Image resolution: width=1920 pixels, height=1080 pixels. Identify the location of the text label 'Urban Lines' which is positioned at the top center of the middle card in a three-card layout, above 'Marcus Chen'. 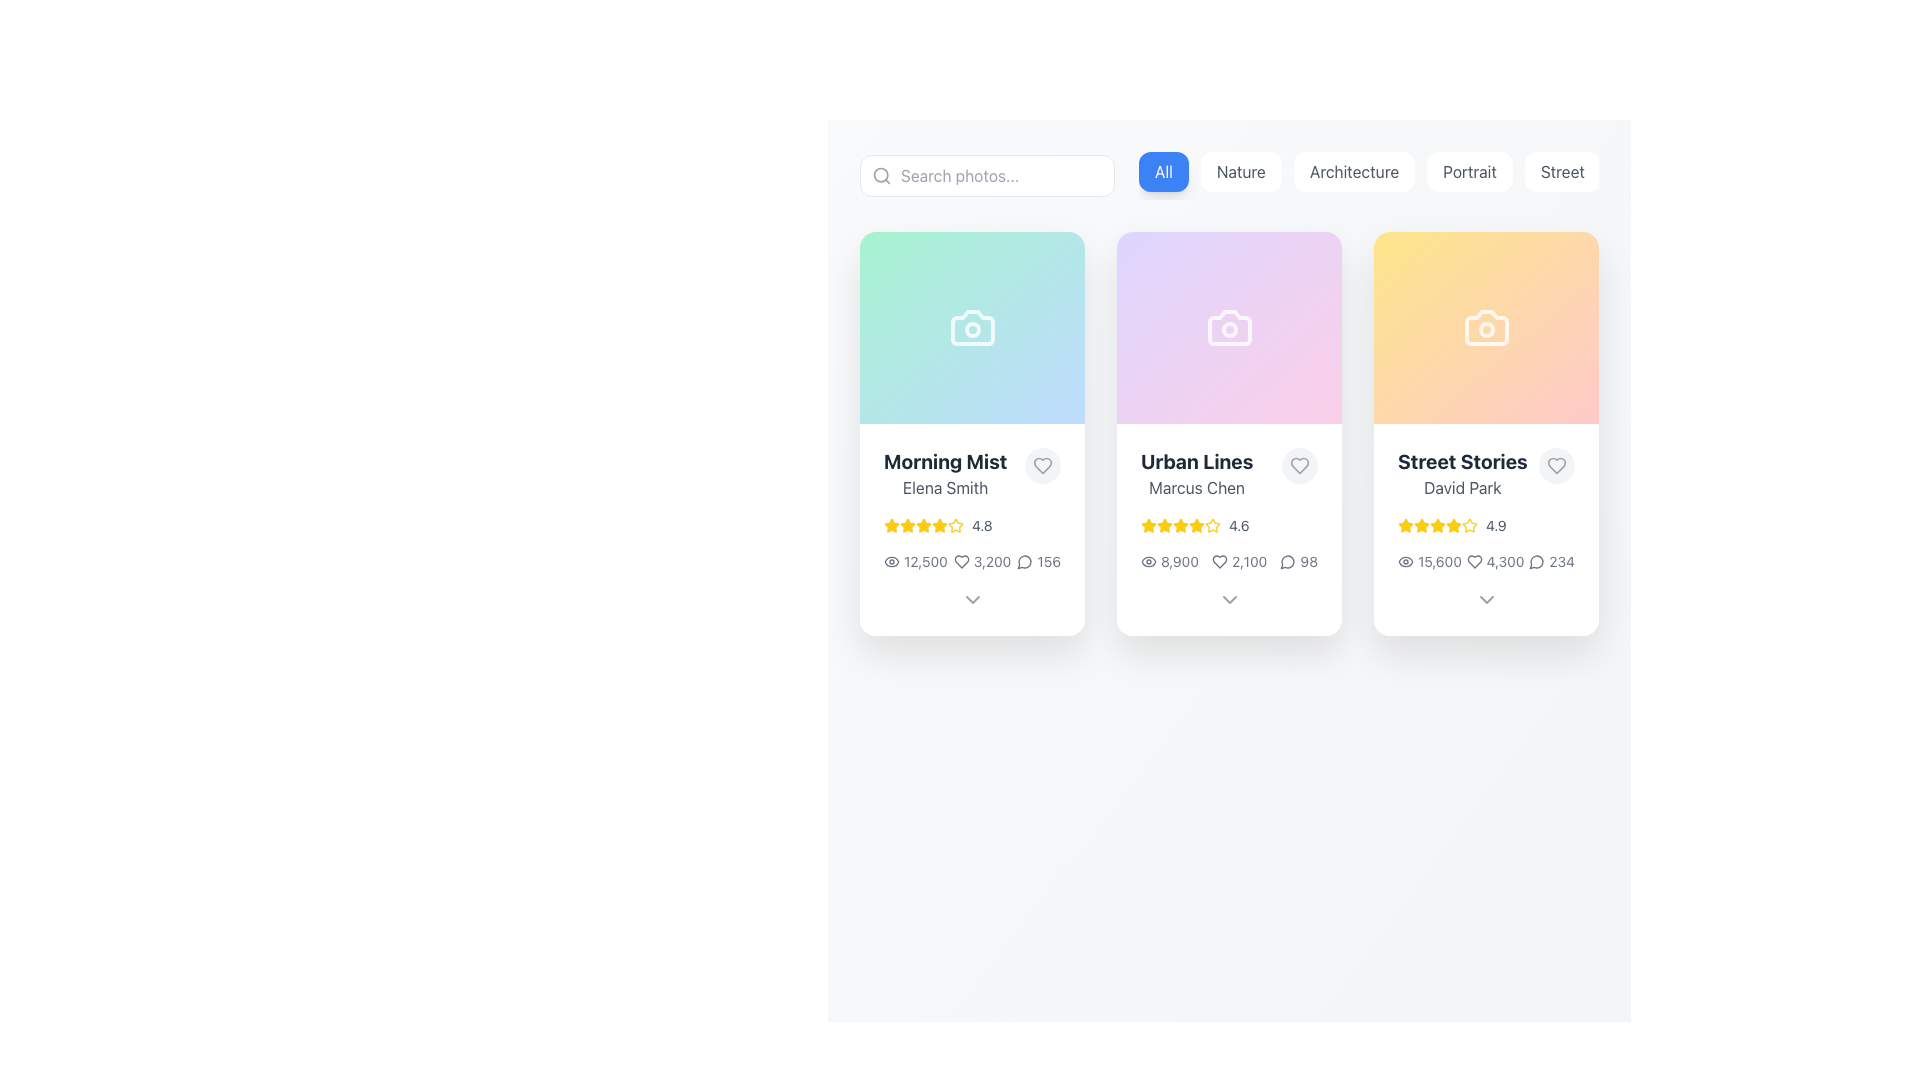
(1197, 462).